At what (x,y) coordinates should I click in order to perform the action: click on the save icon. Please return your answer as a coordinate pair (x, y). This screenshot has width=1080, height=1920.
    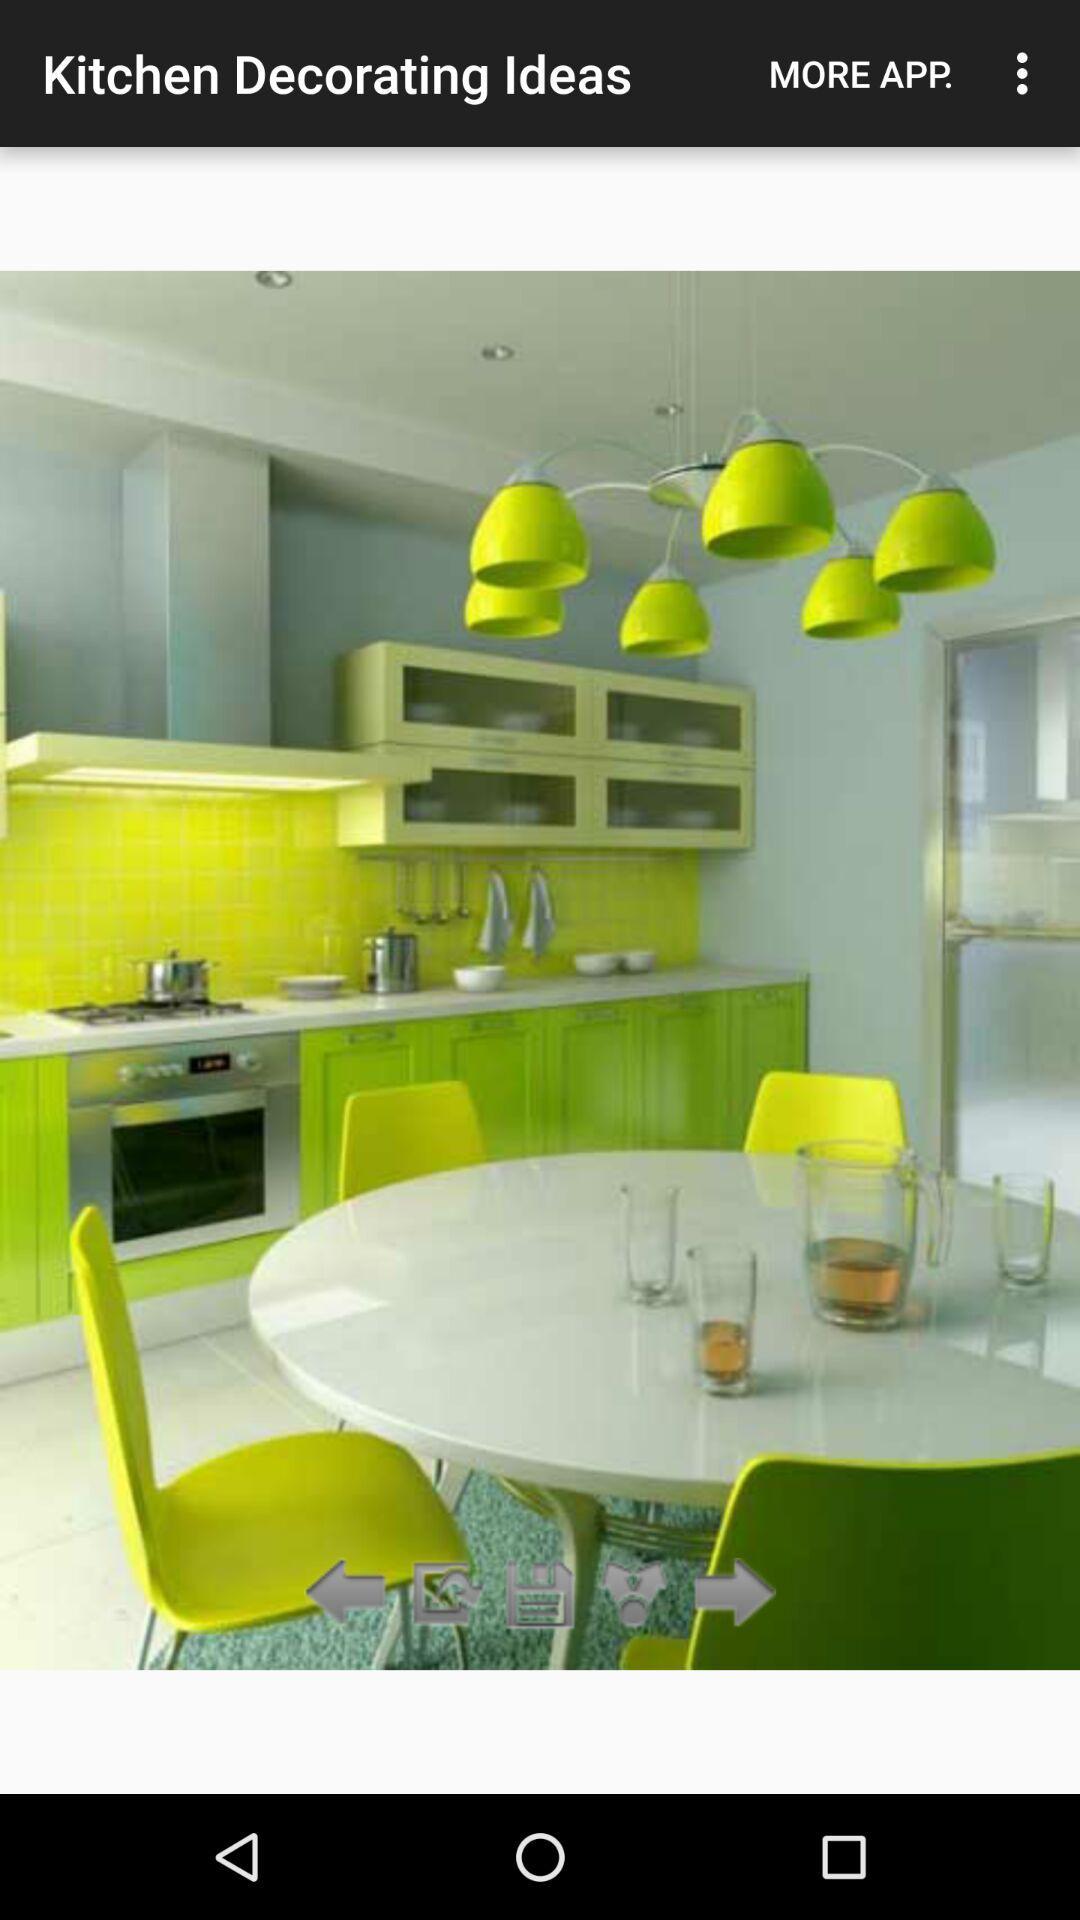
    Looking at the image, I should click on (540, 1593).